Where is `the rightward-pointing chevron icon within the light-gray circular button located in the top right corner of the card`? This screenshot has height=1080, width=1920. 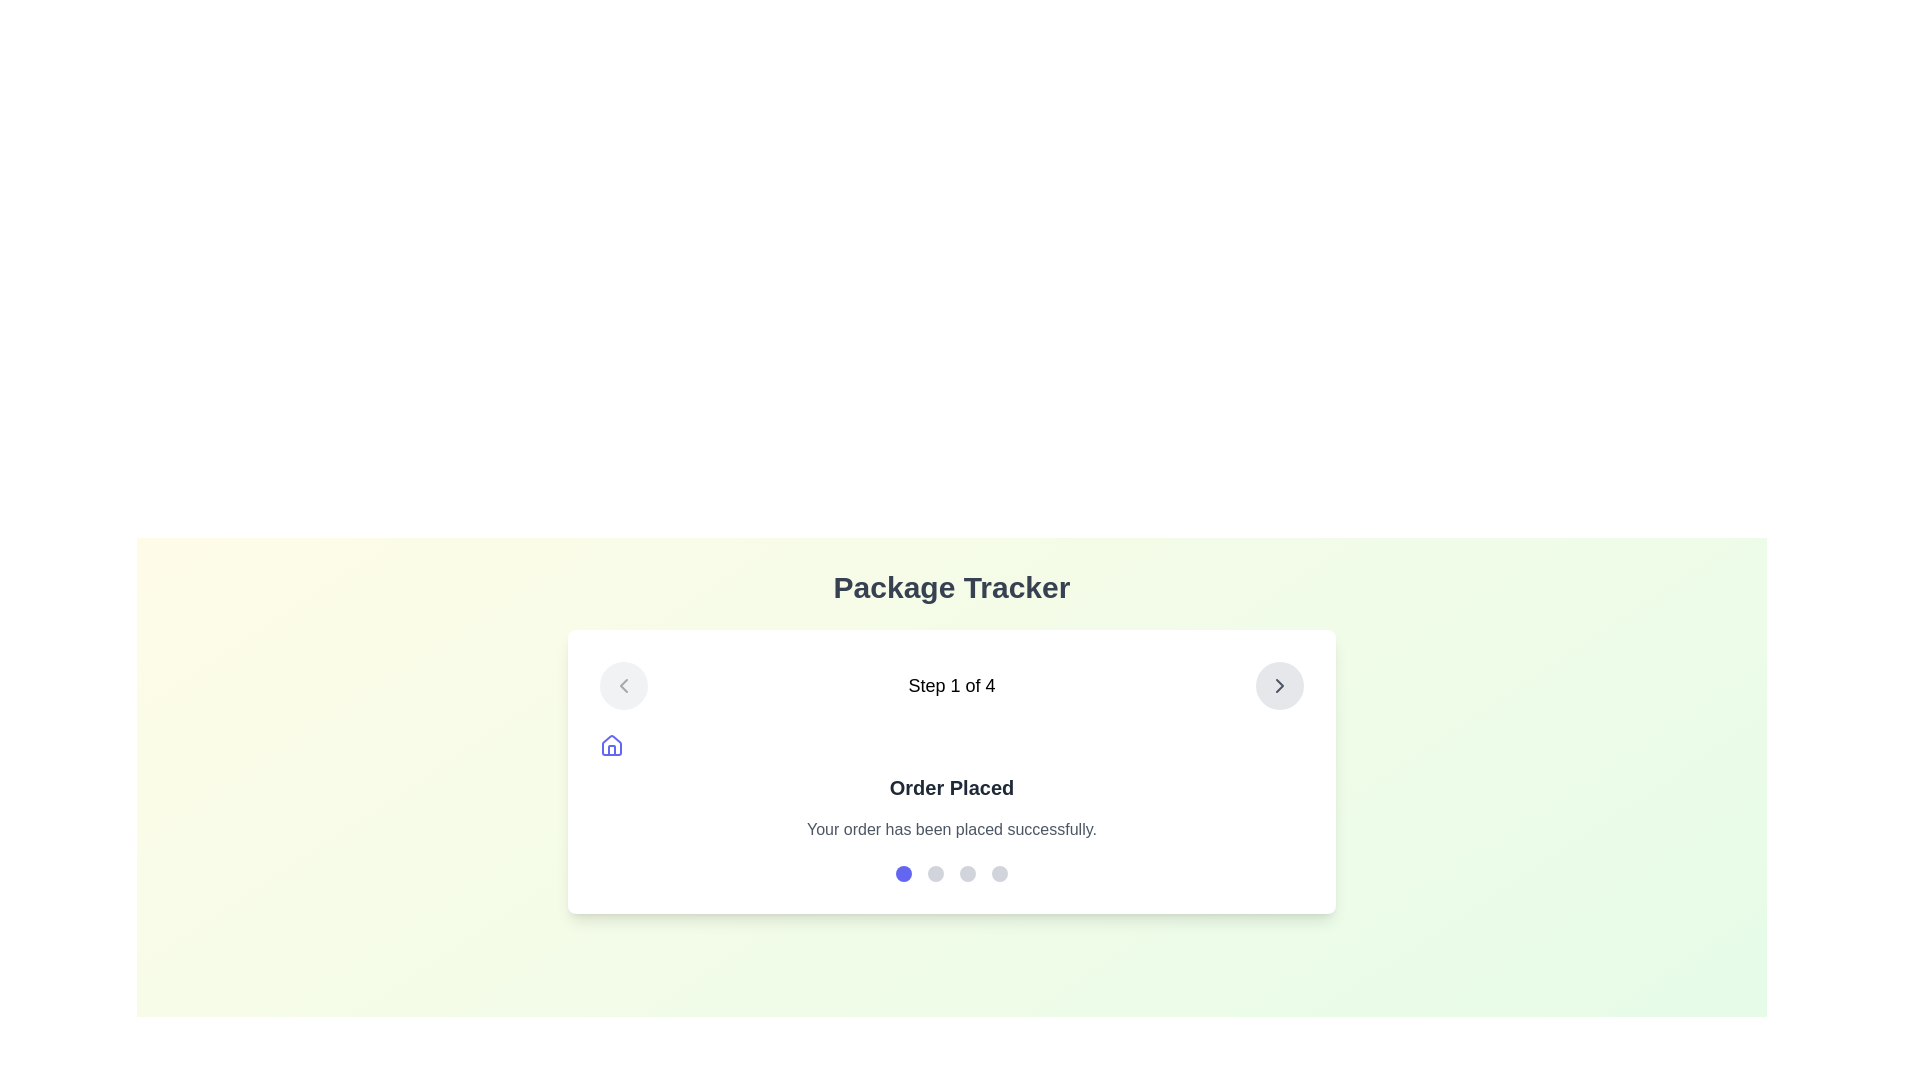 the rightward-pointing chevron icon within the light-gray circular button located in the top right corner of the card is located at coordinates (1280, 685).